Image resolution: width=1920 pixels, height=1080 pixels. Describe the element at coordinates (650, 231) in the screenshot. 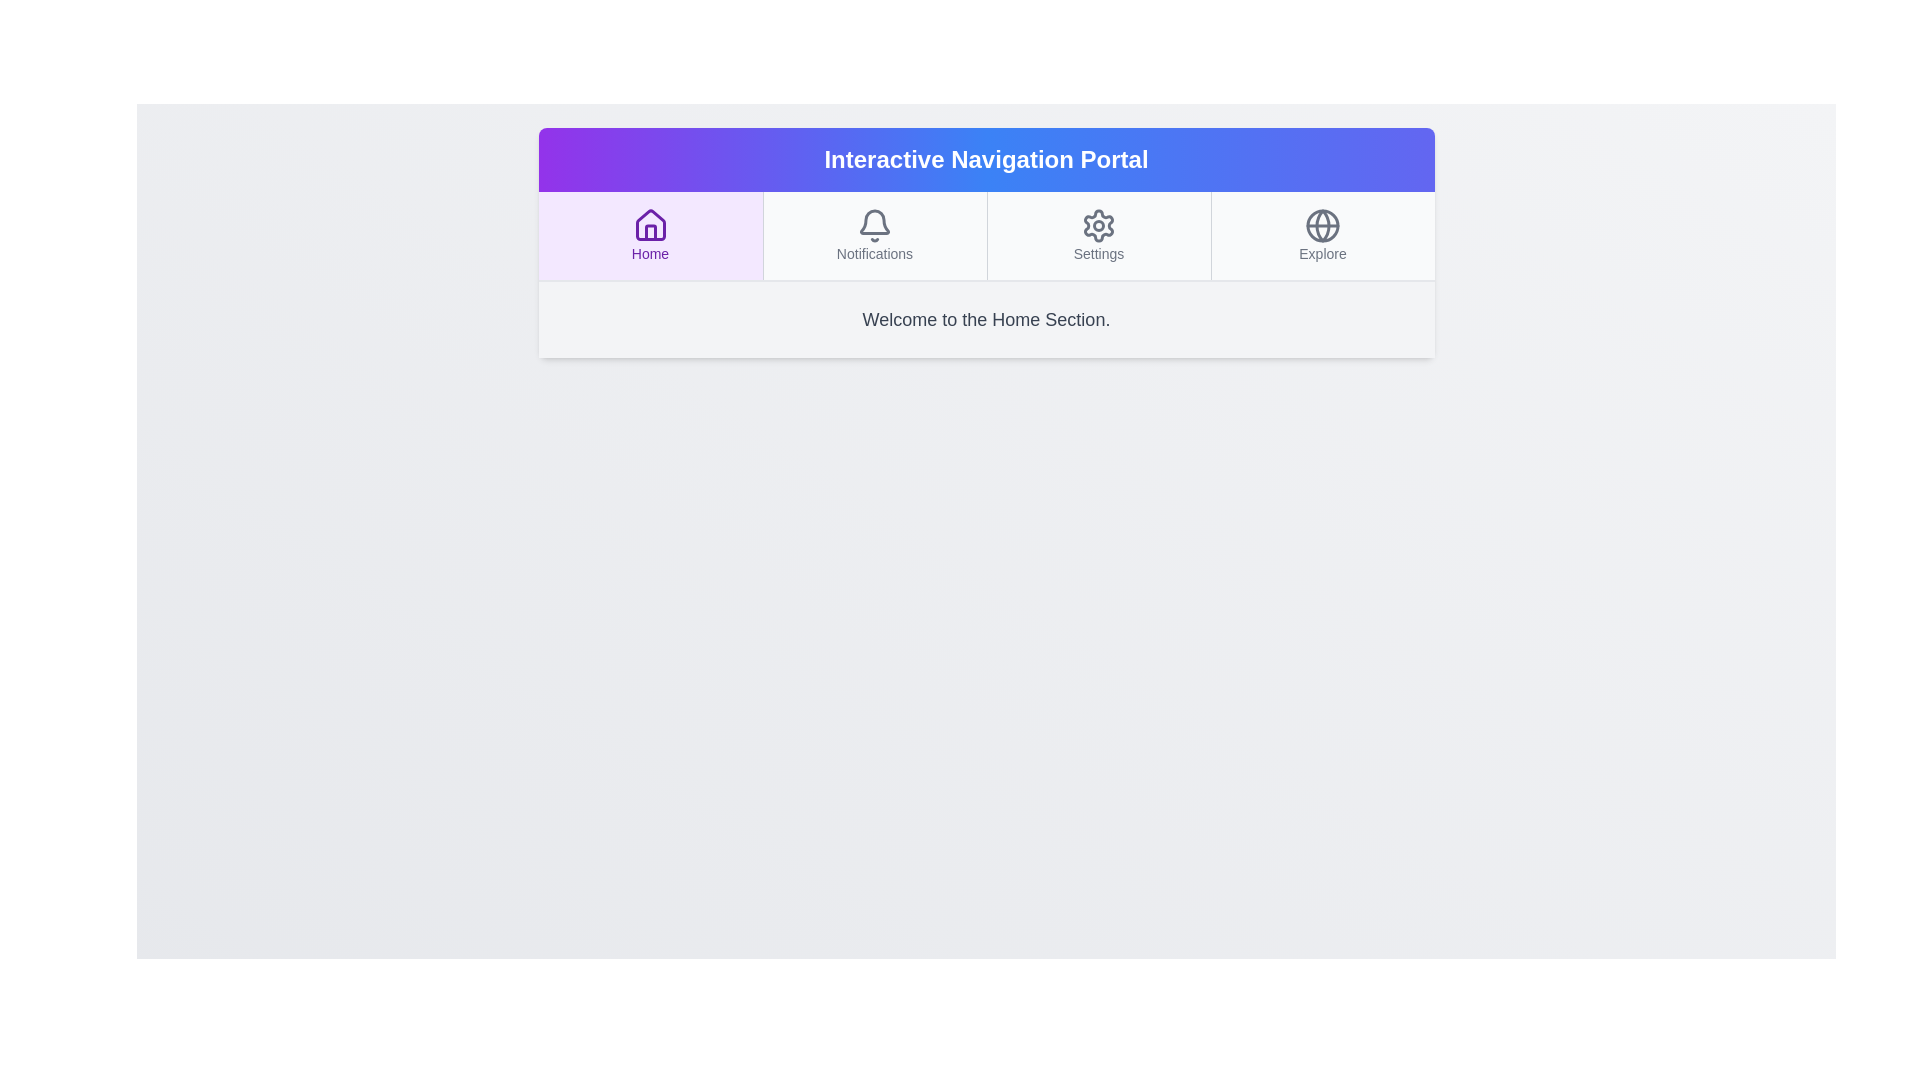

I see `the Decorative Icon Component, which resembles a rectangular door within a house icon located at the center of the purple-highlighted 'Home' section in the navigation bar` at that location.